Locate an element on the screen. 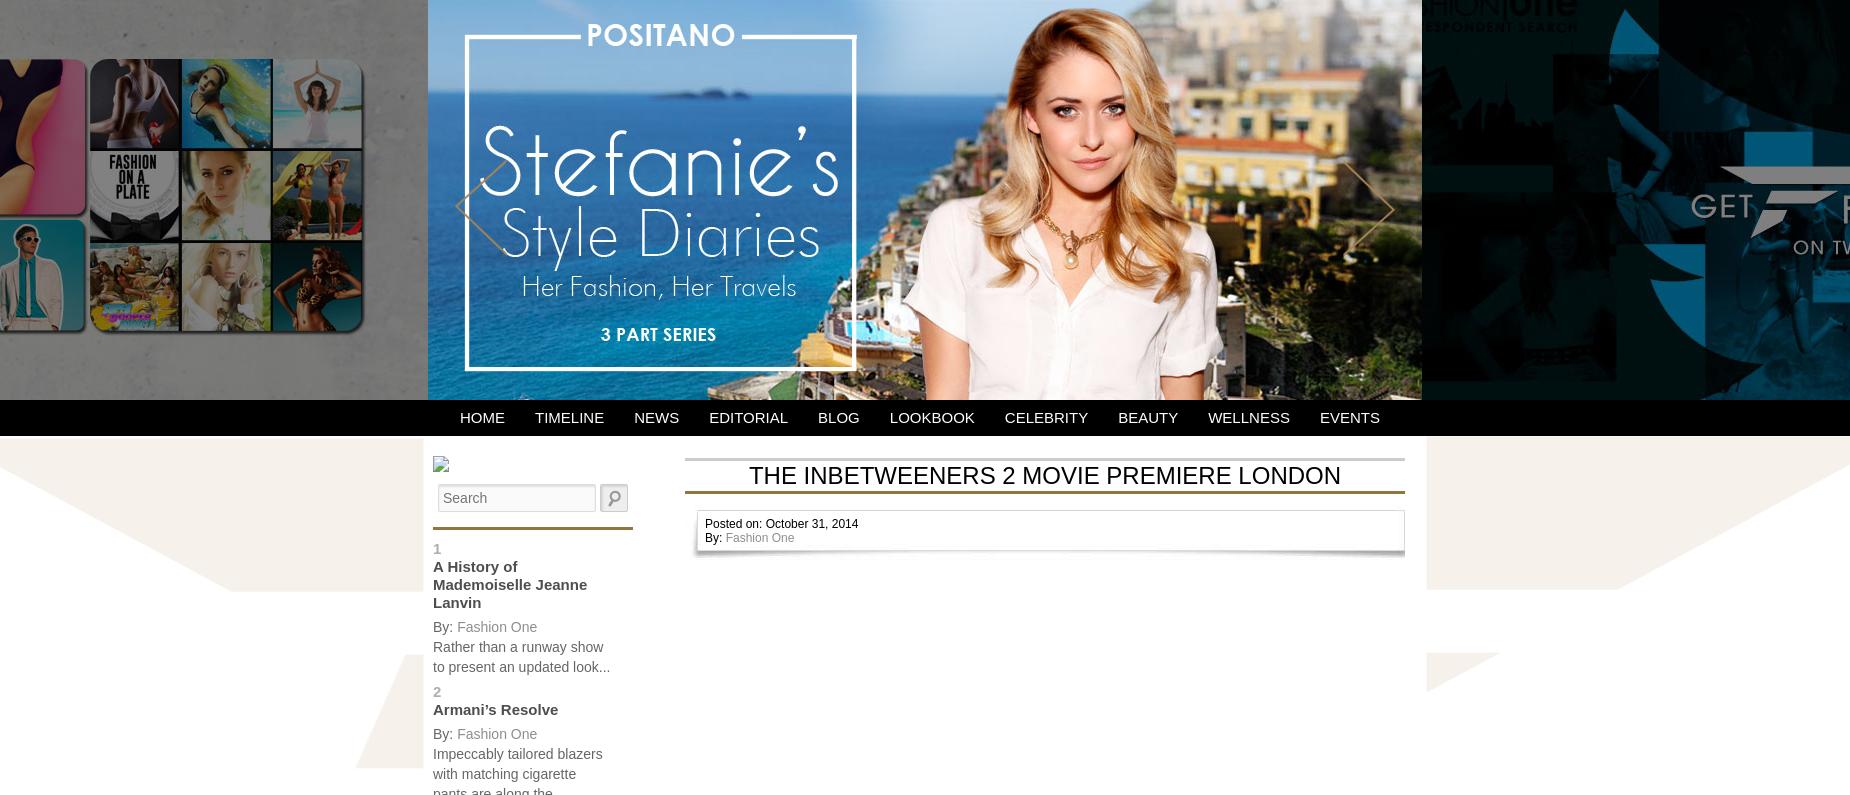 The image size is (1850, 795). 'LOOKBOOK' is located at coordinates (930, 417).